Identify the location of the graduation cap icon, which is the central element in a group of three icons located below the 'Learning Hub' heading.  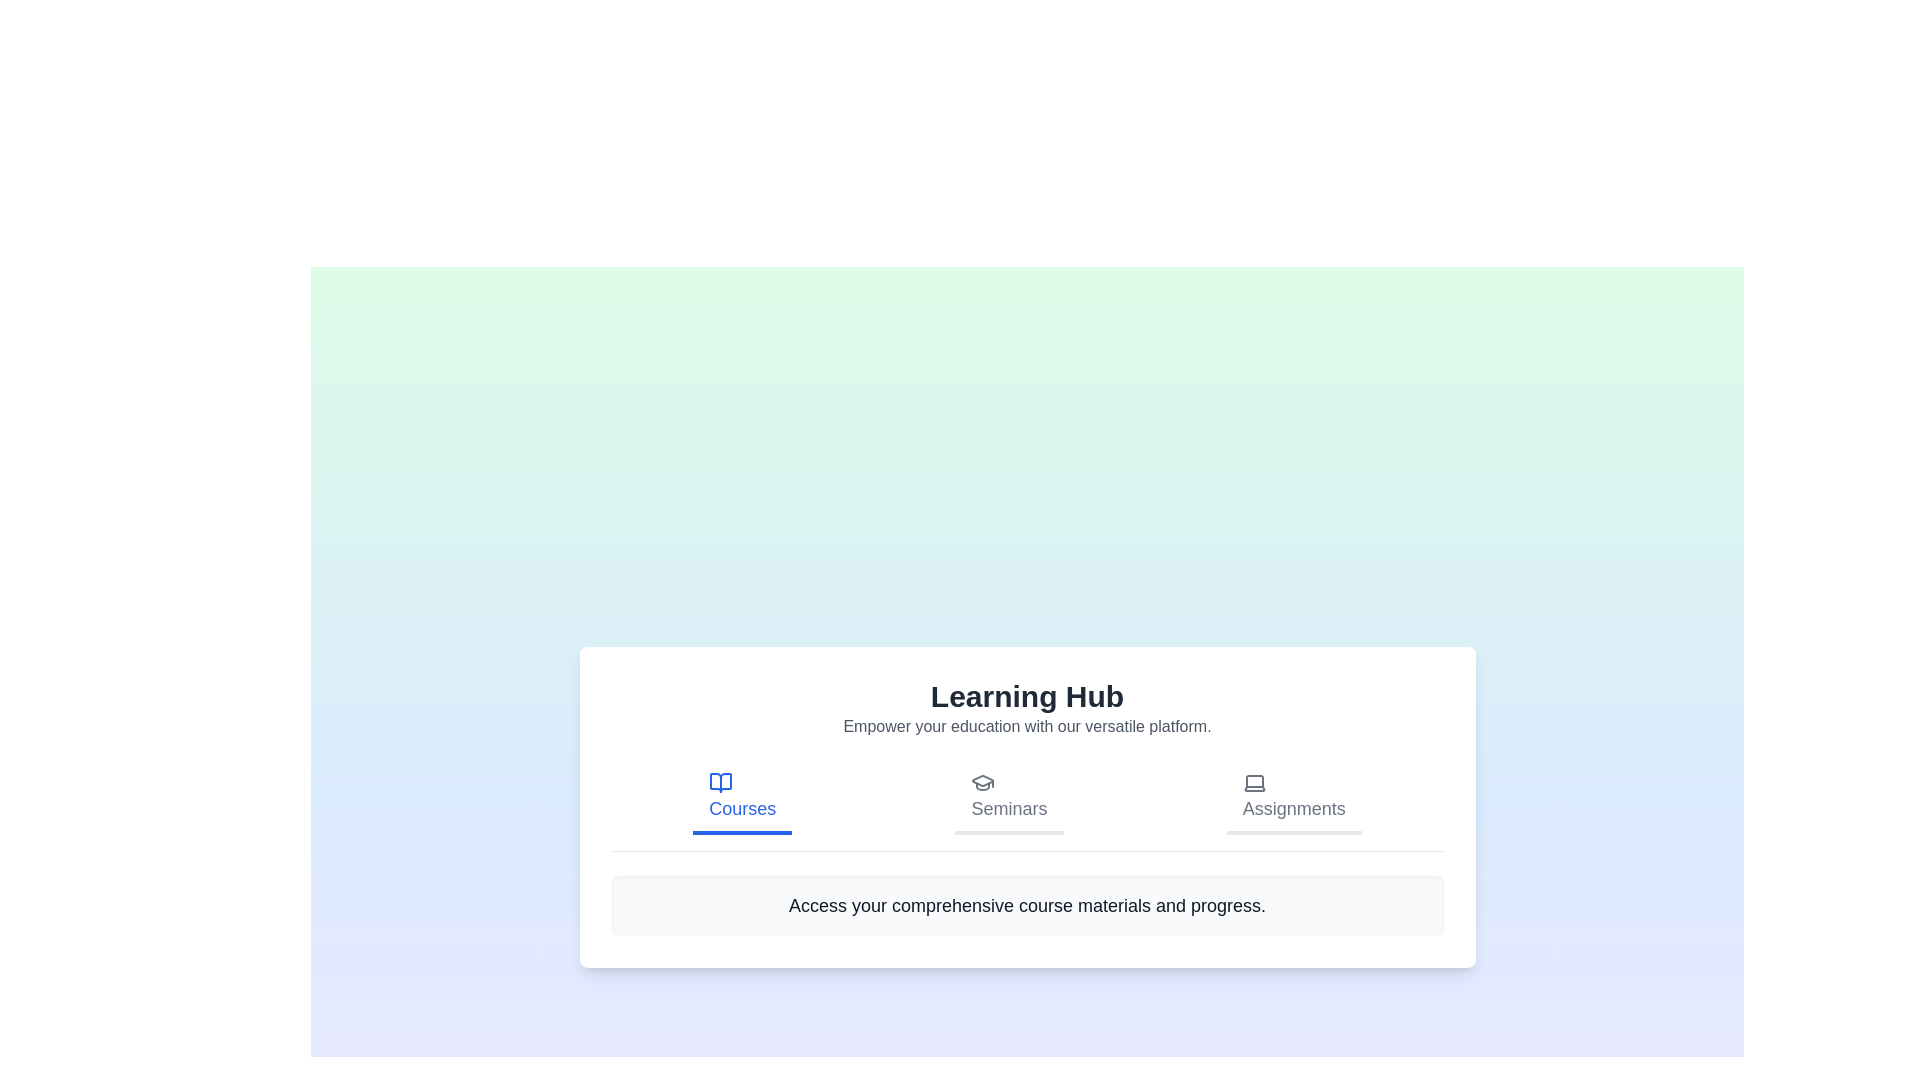
(983, 779).